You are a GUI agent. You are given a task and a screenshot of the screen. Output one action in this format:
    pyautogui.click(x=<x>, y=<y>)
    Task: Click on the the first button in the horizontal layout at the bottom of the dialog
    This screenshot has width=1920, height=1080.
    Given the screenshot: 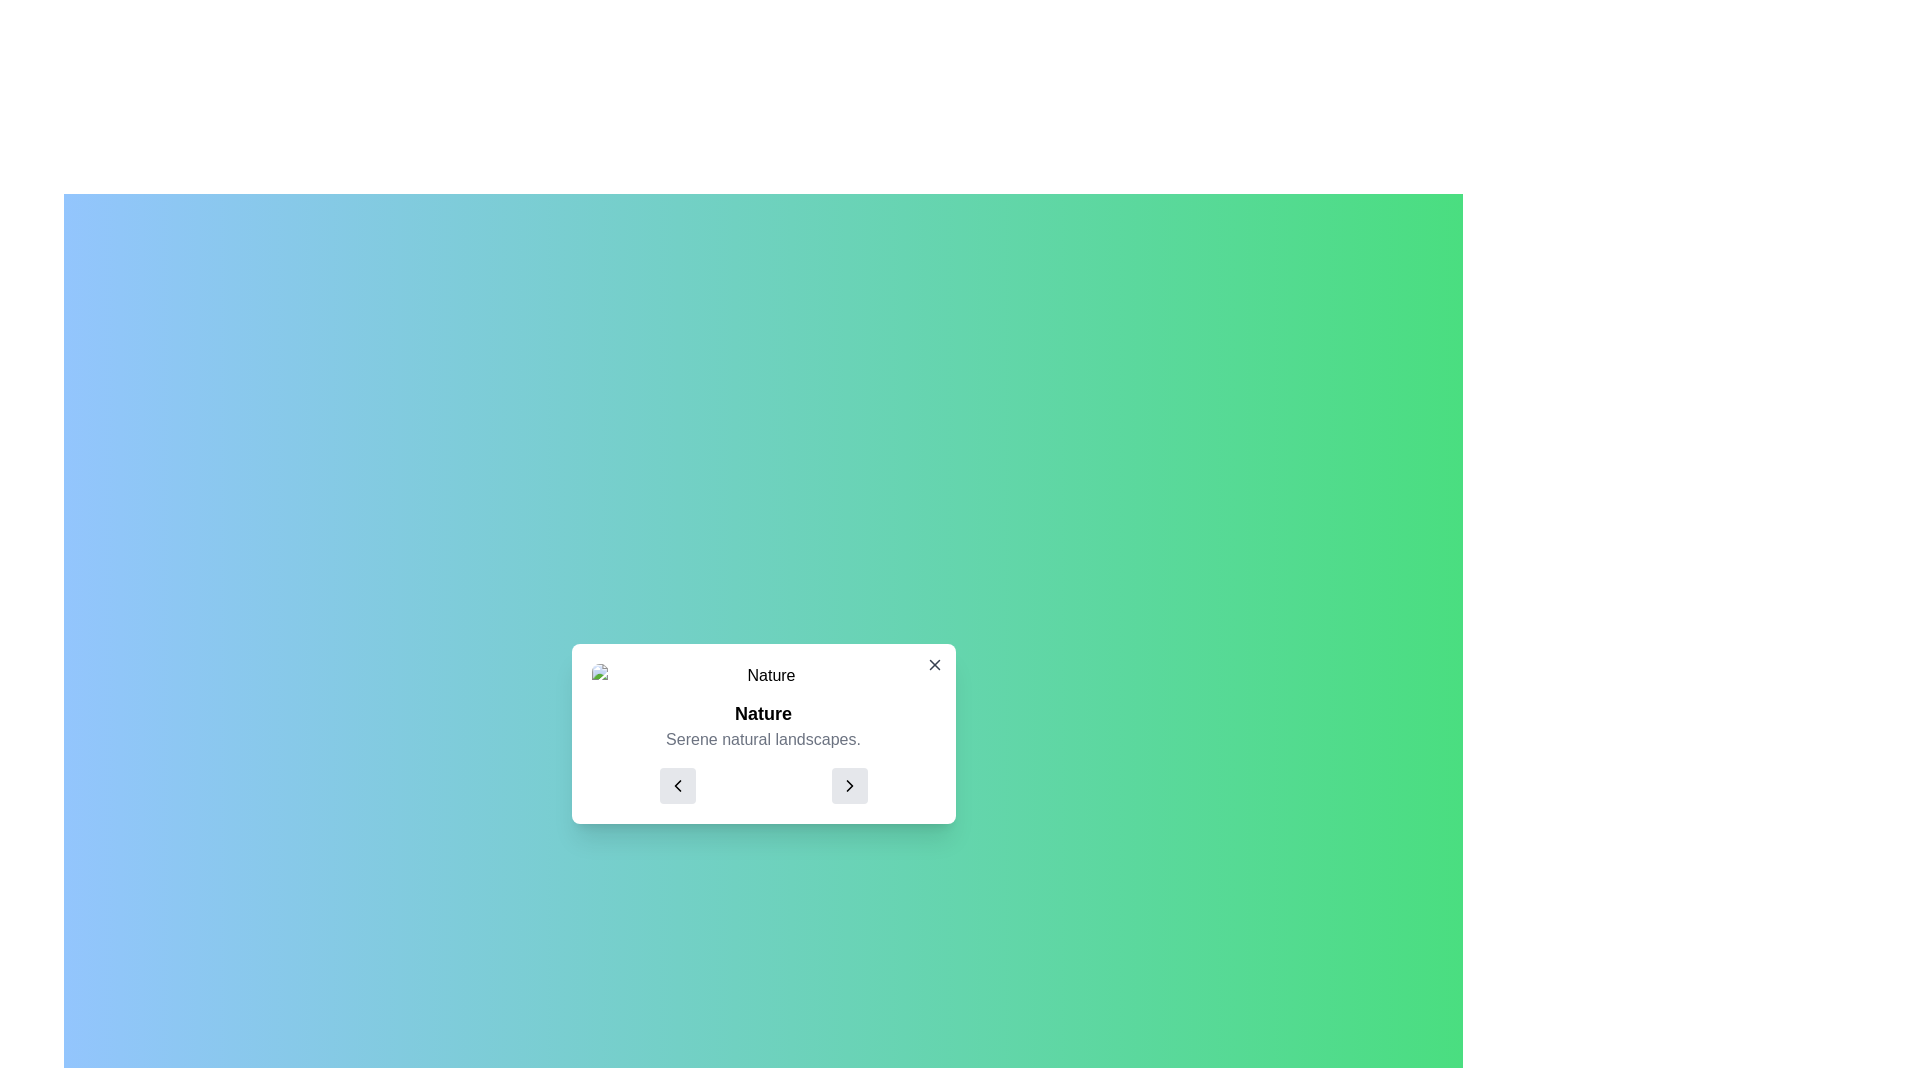 What is the action you would take?
    pyautogui.click(x=677, y=785)
    